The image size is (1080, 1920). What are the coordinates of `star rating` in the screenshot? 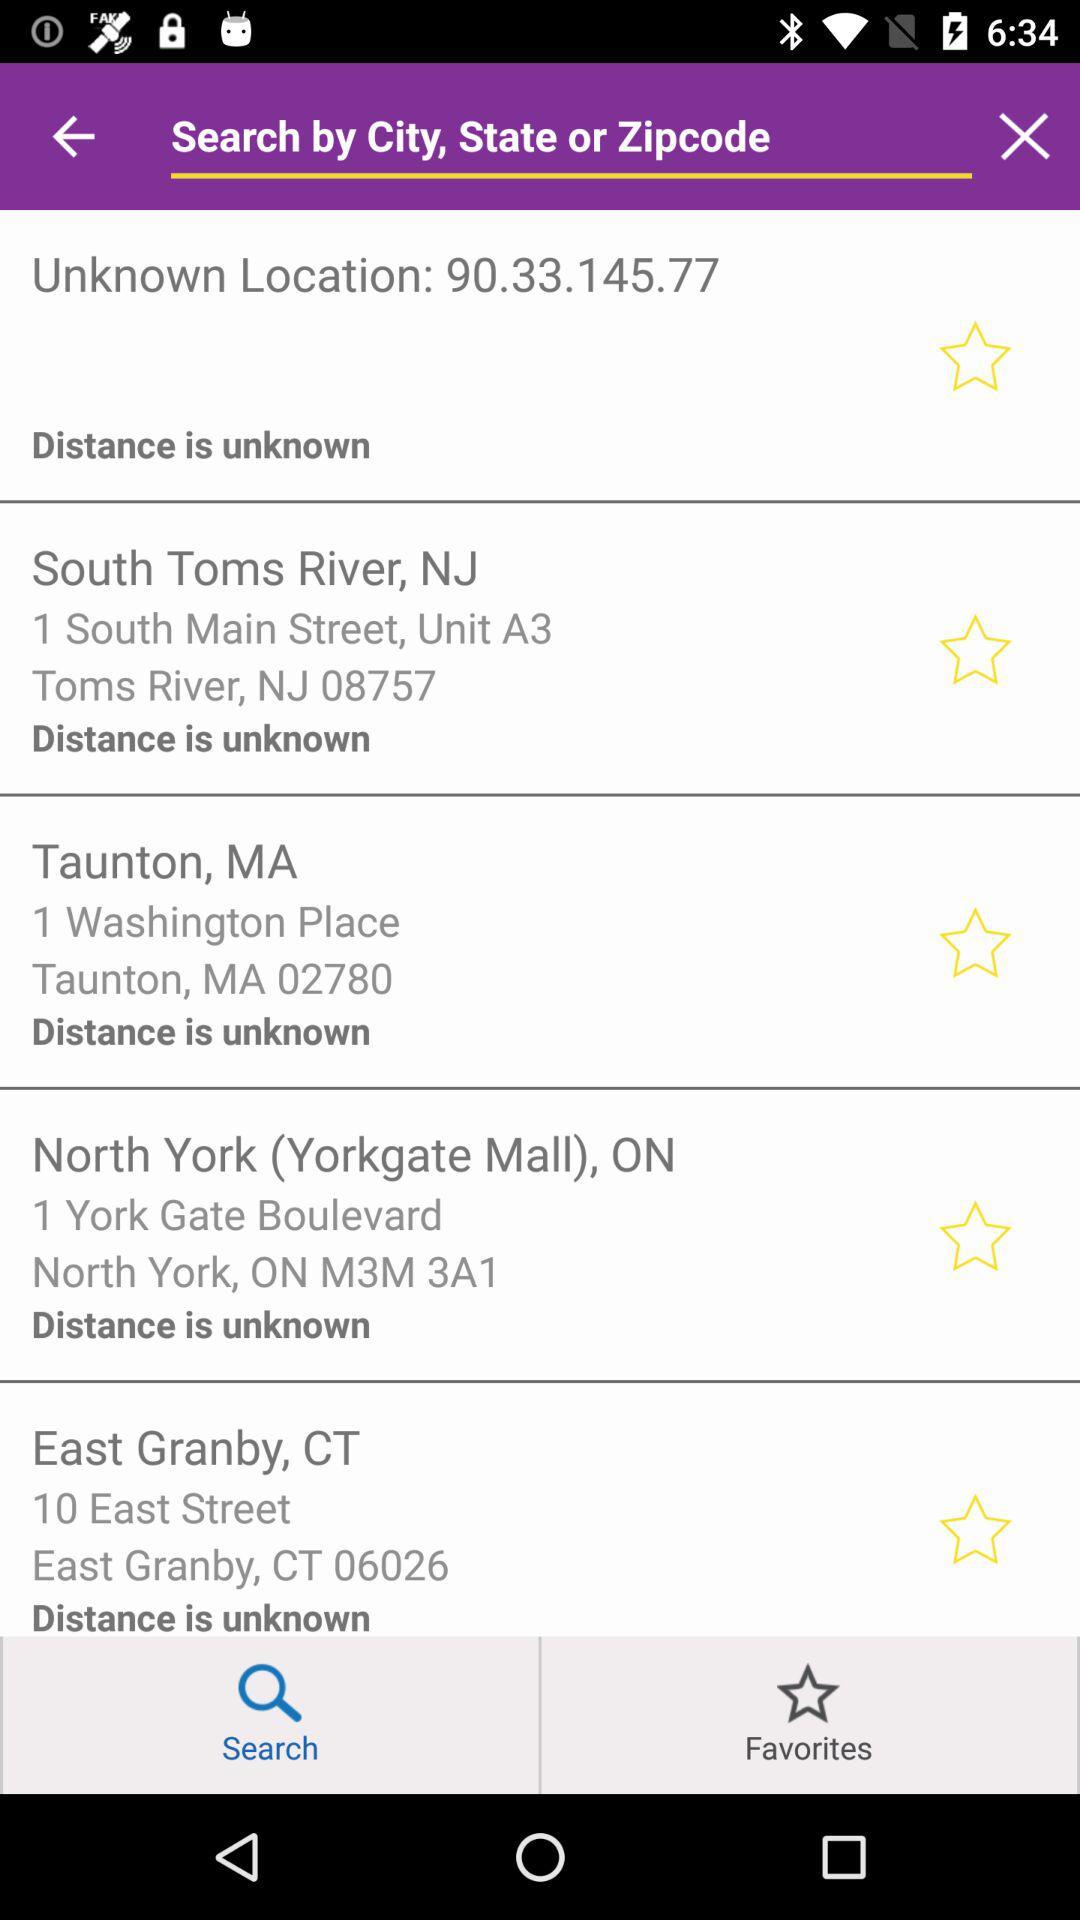 It's located at (973, 648).